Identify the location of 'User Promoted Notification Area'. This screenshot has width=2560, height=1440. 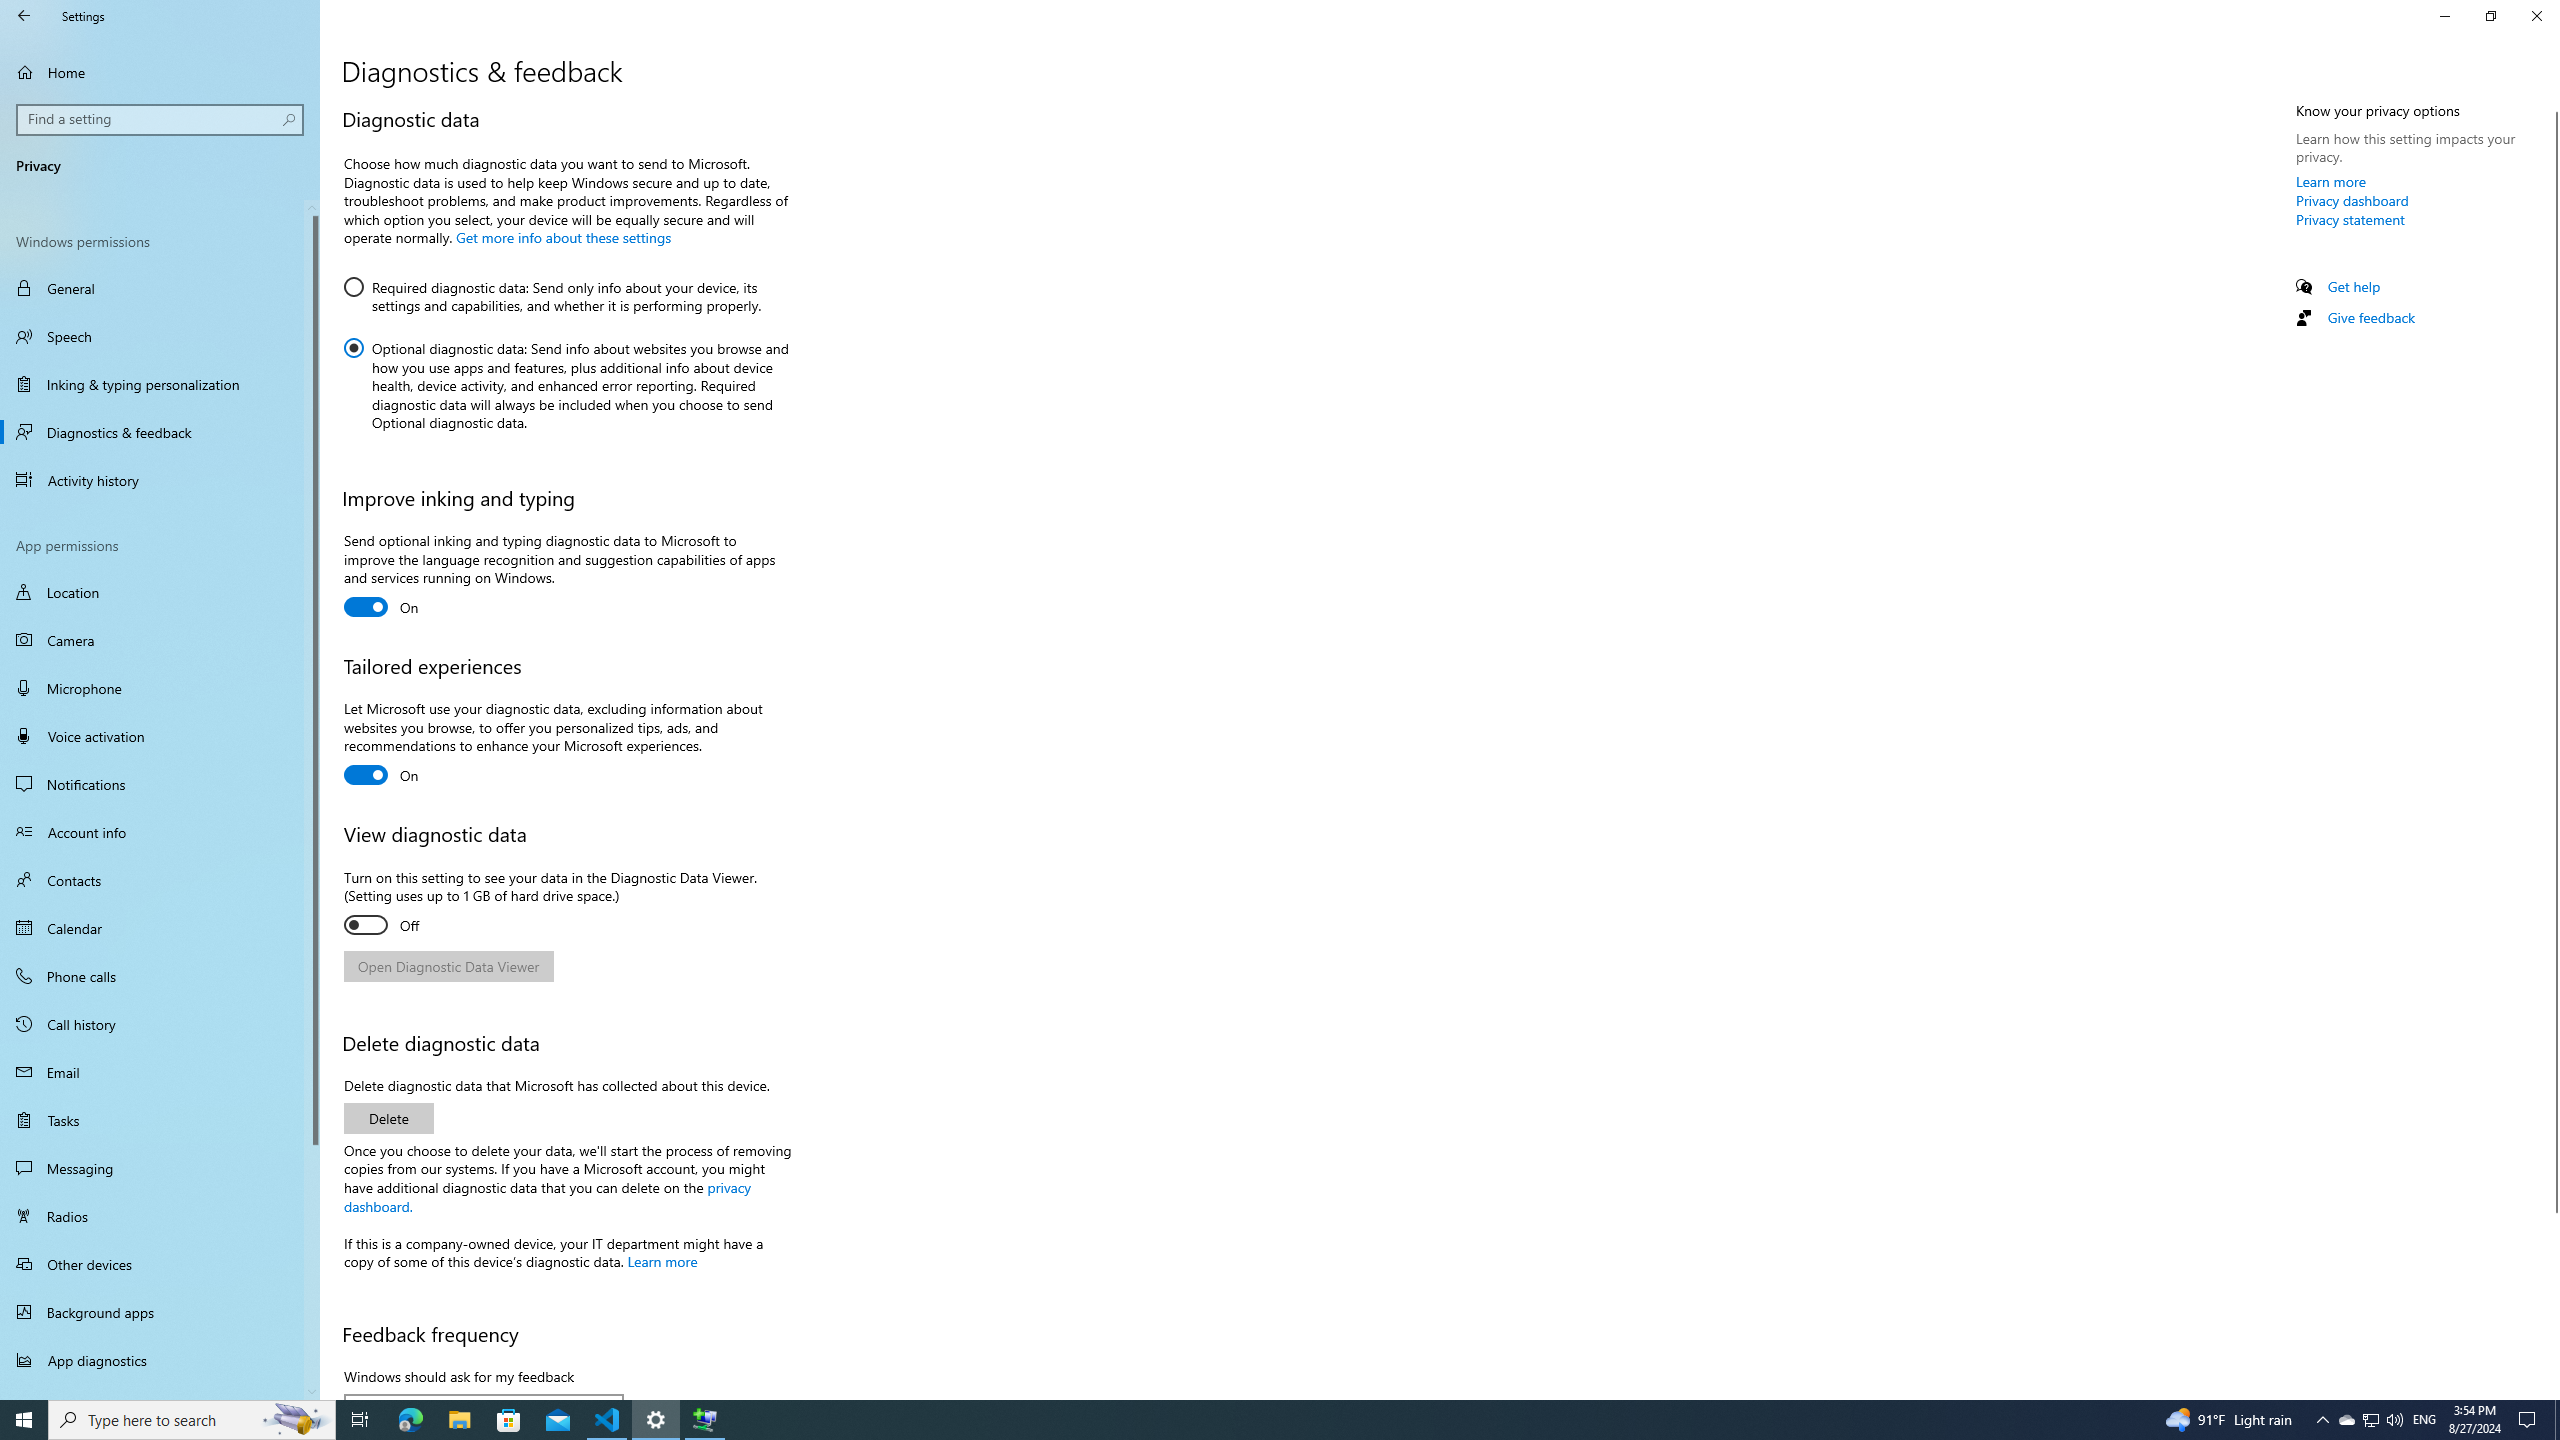
(2369, 1418).